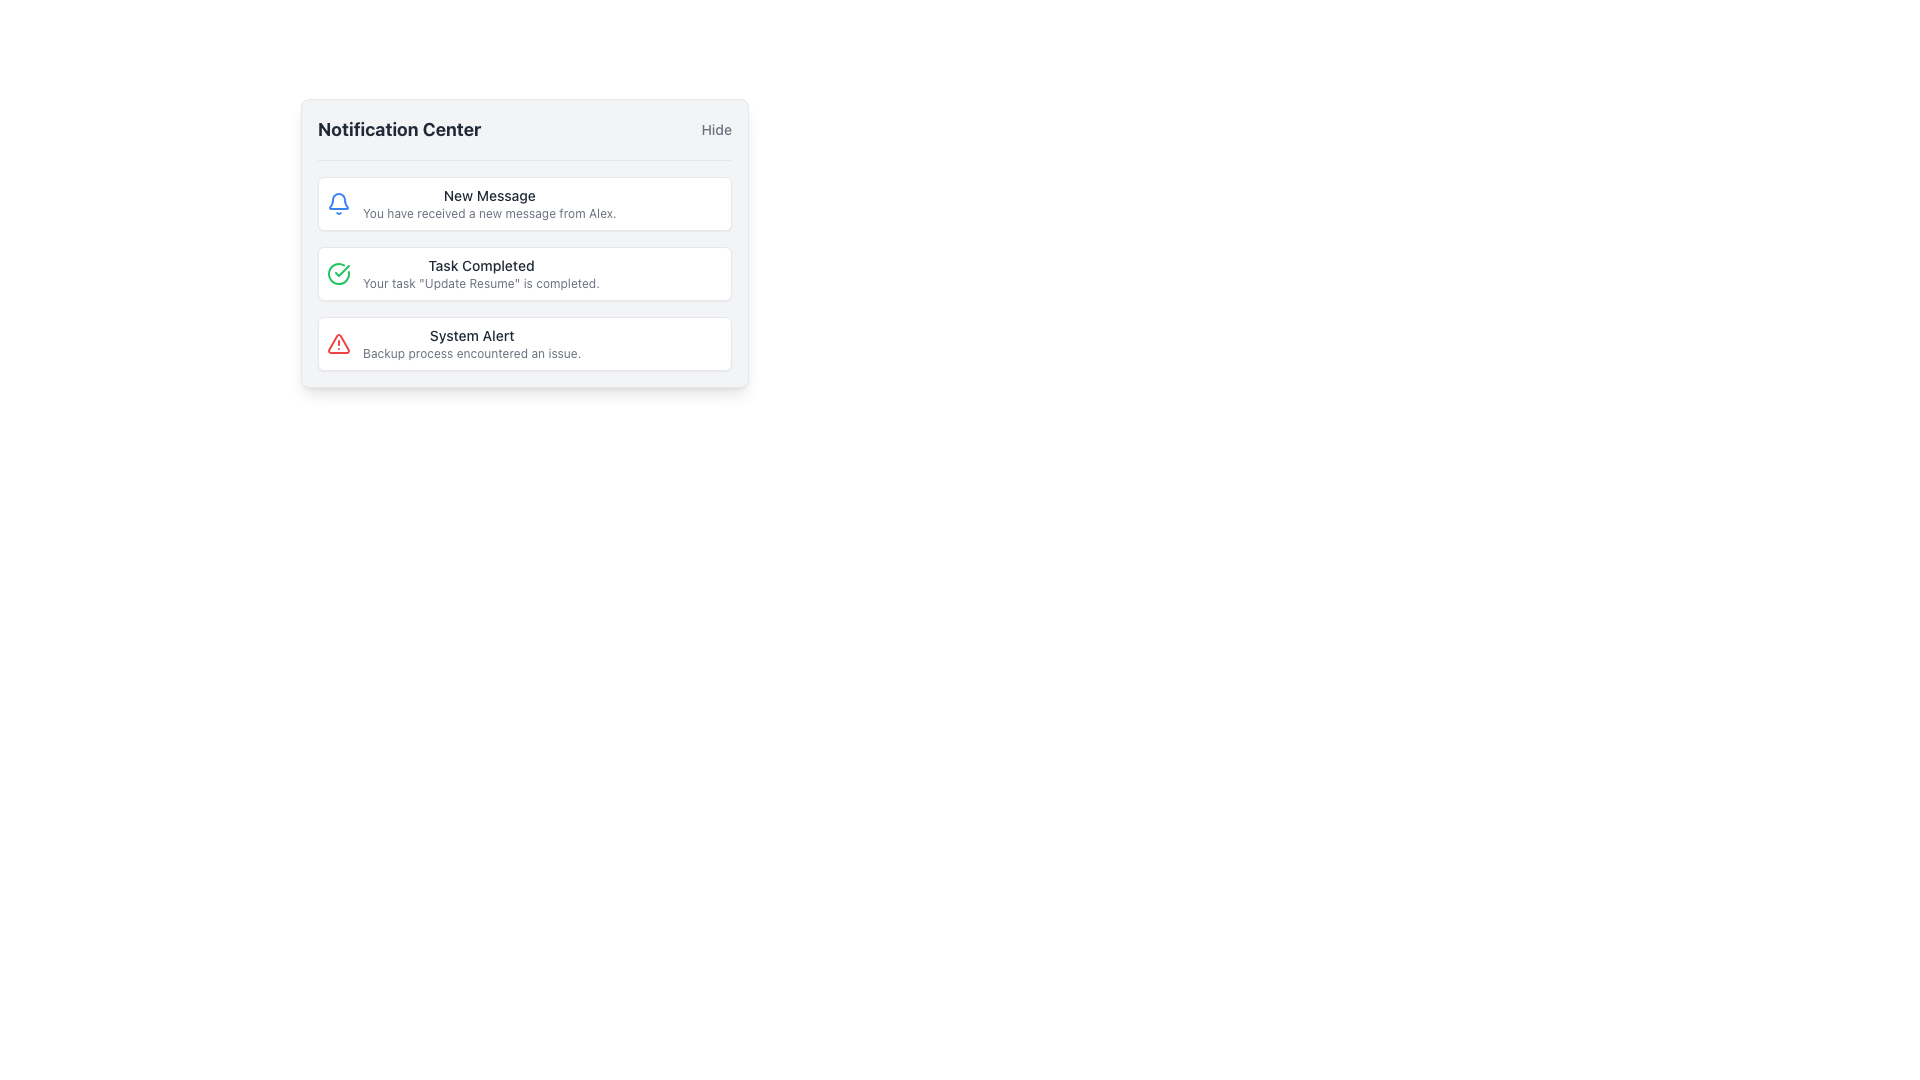 This screenshot has width=1920, height=1080. What do you see at coordinates (471, 353) in the screenshot?
I see `the text element reading 'Backup process encountered an issue.' which is located in the notification box labeled 'System Alert'` at bounding box center [471, 353].